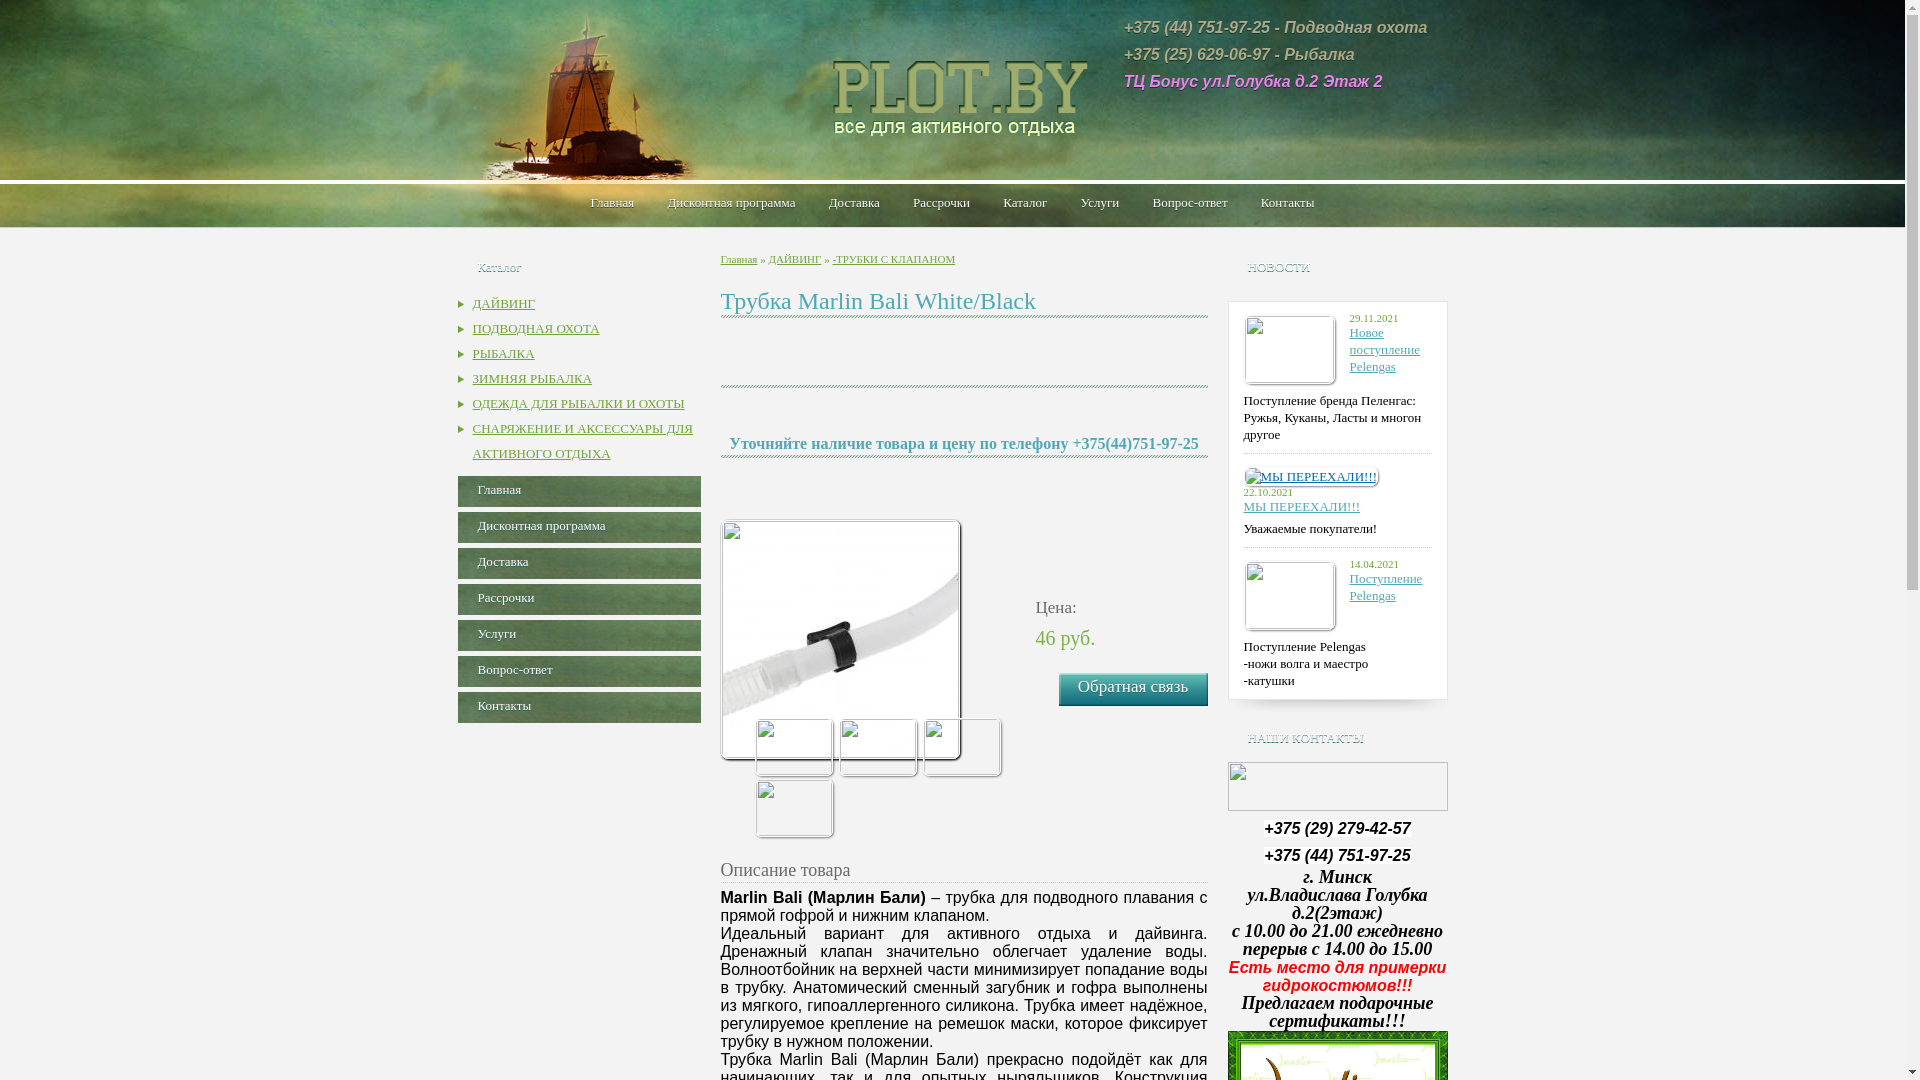 Image resolution: width=1920 pixels, height=1080 pixels. What do you see at coordinates (950, 92) in the screenshot?
I see `'PLOT.BY'` at bounding box center [950, 92].